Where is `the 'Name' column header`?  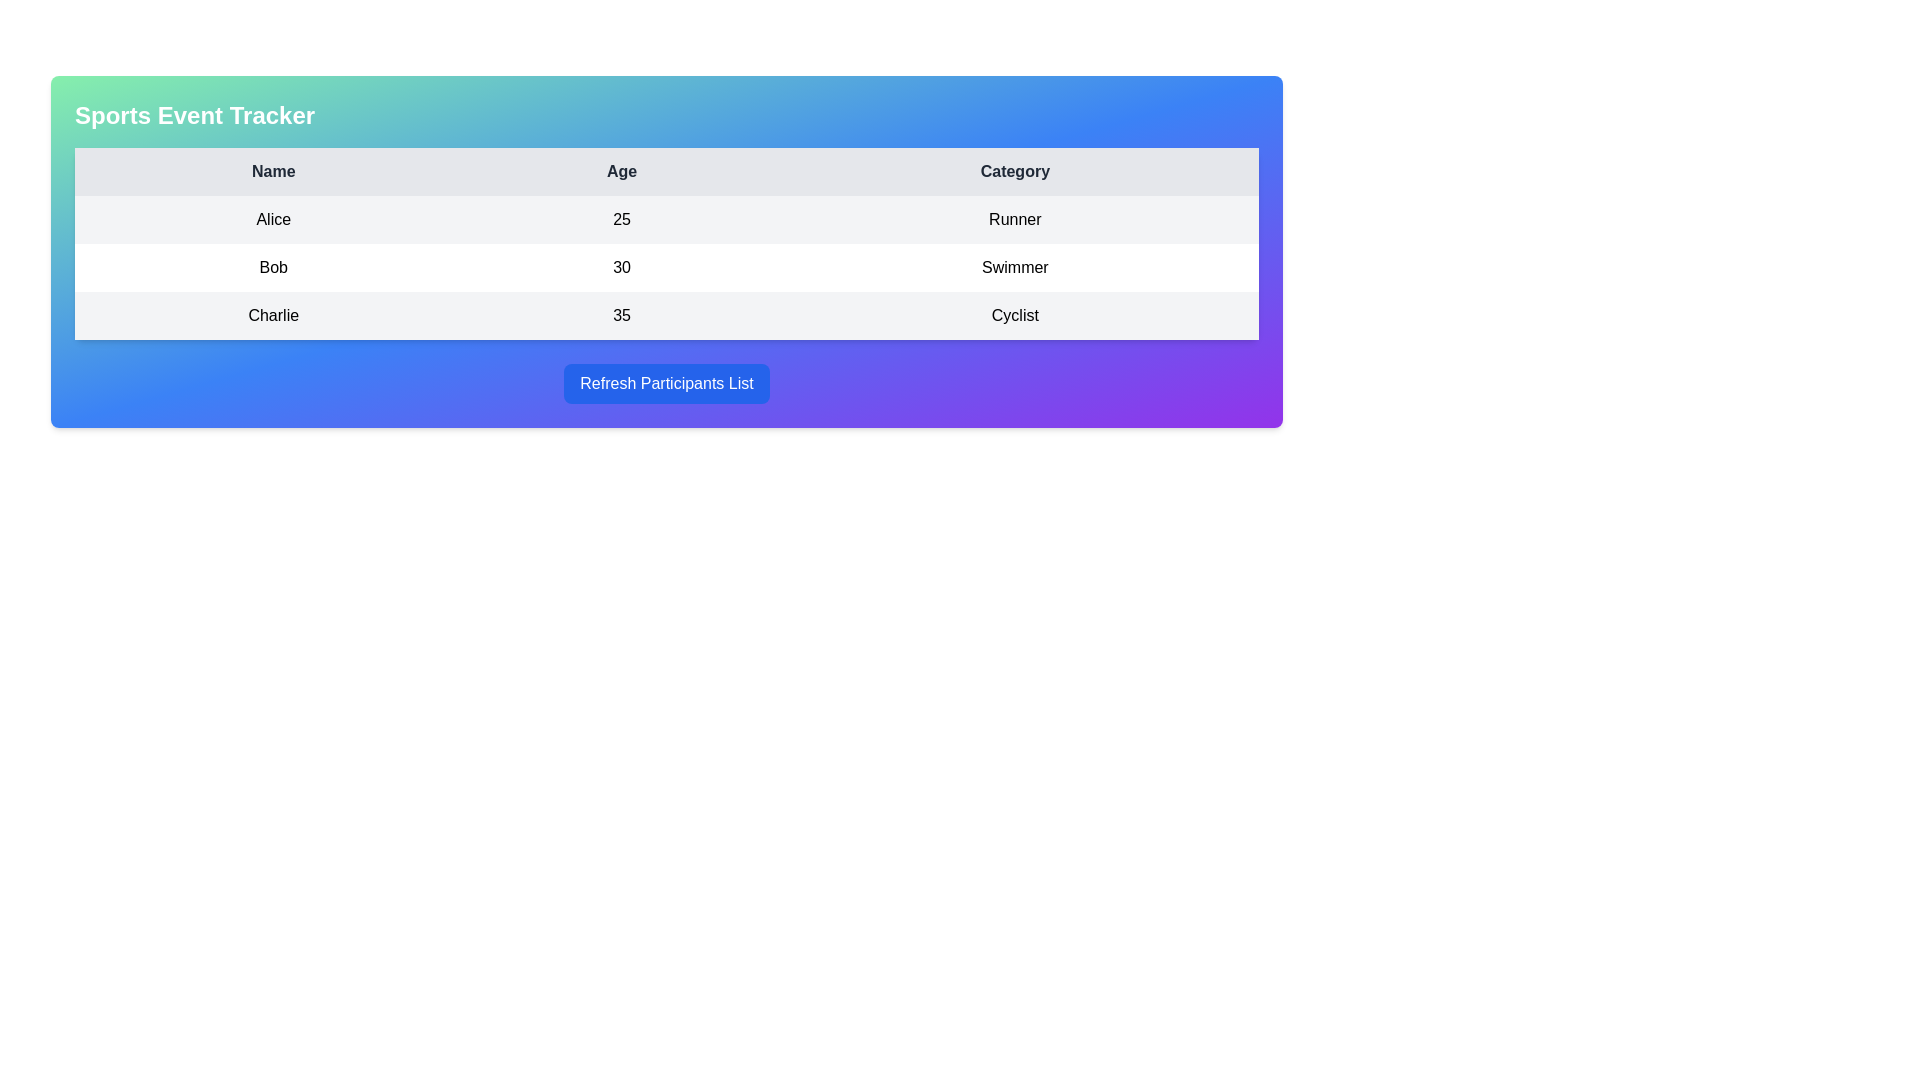 the 'Name' column header is located at coordinates (272, 171).